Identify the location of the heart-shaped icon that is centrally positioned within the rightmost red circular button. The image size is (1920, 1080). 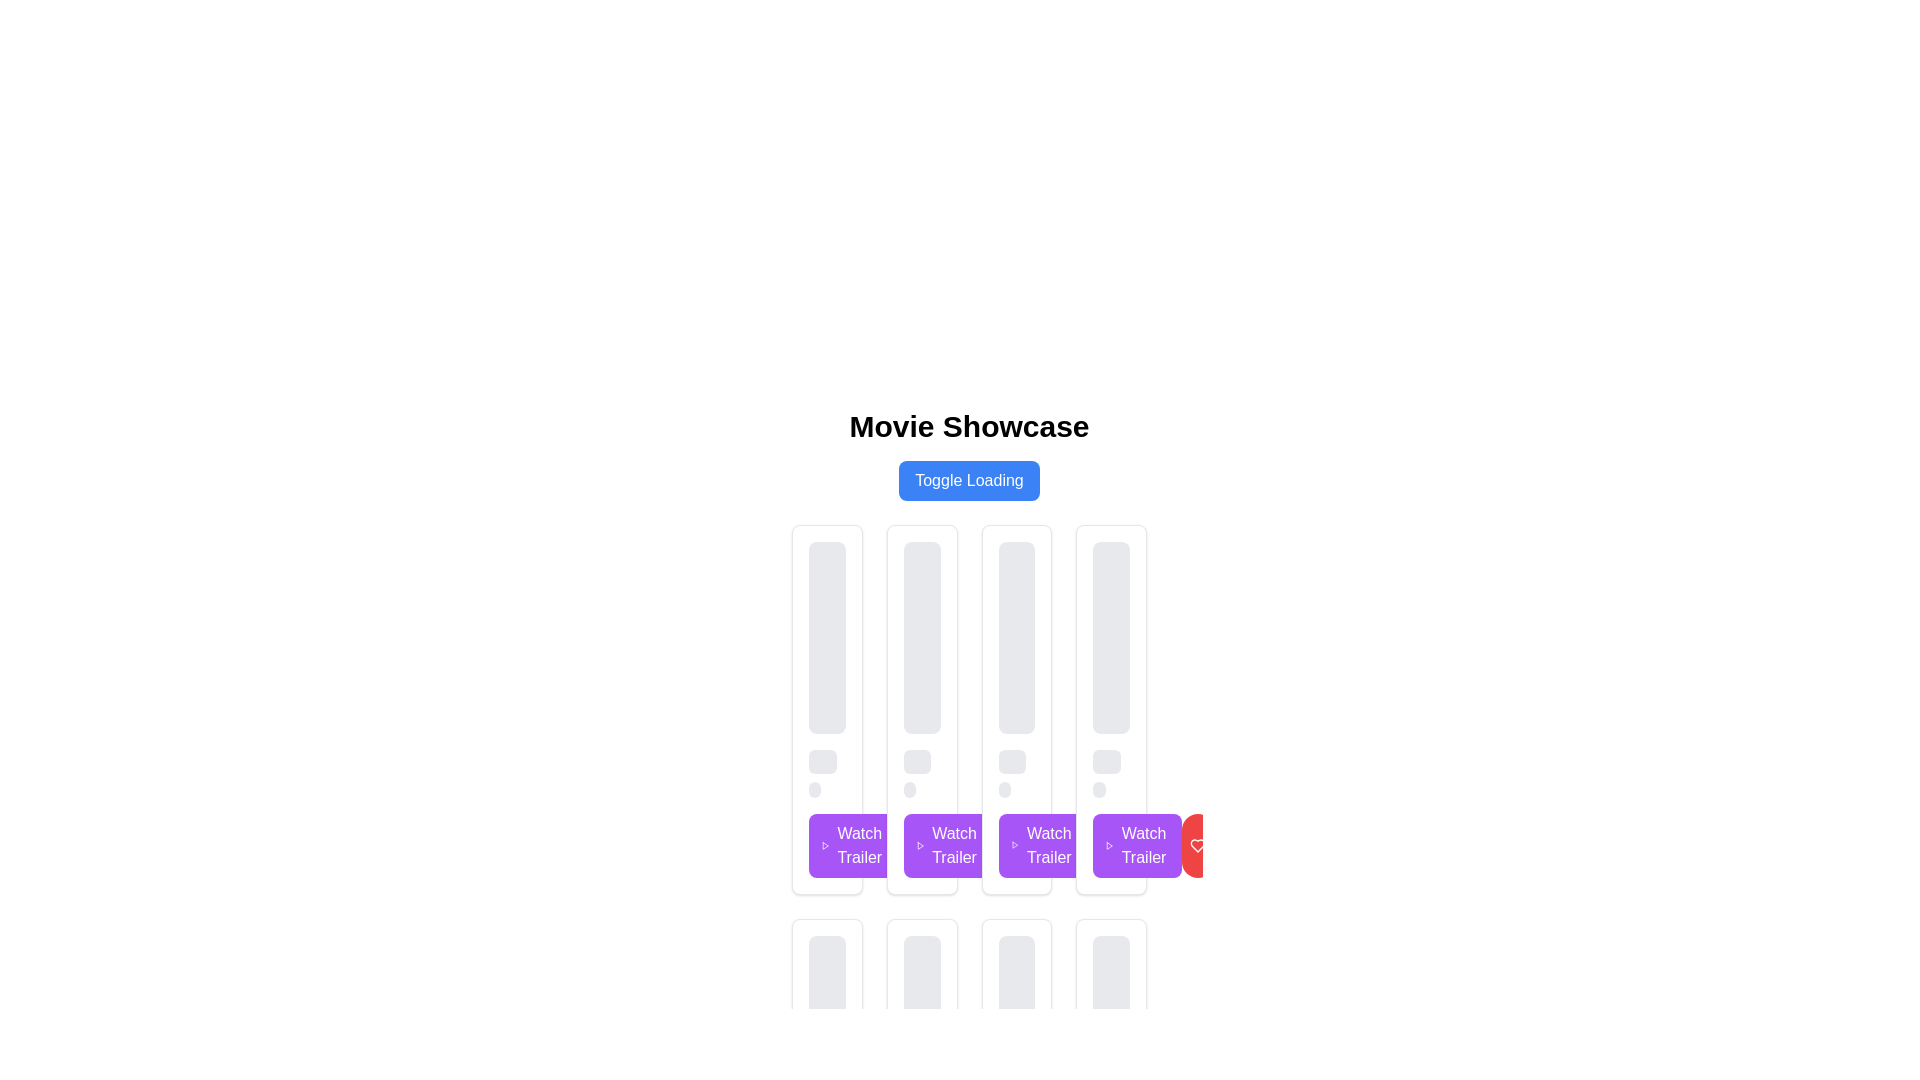
(1198, 845).